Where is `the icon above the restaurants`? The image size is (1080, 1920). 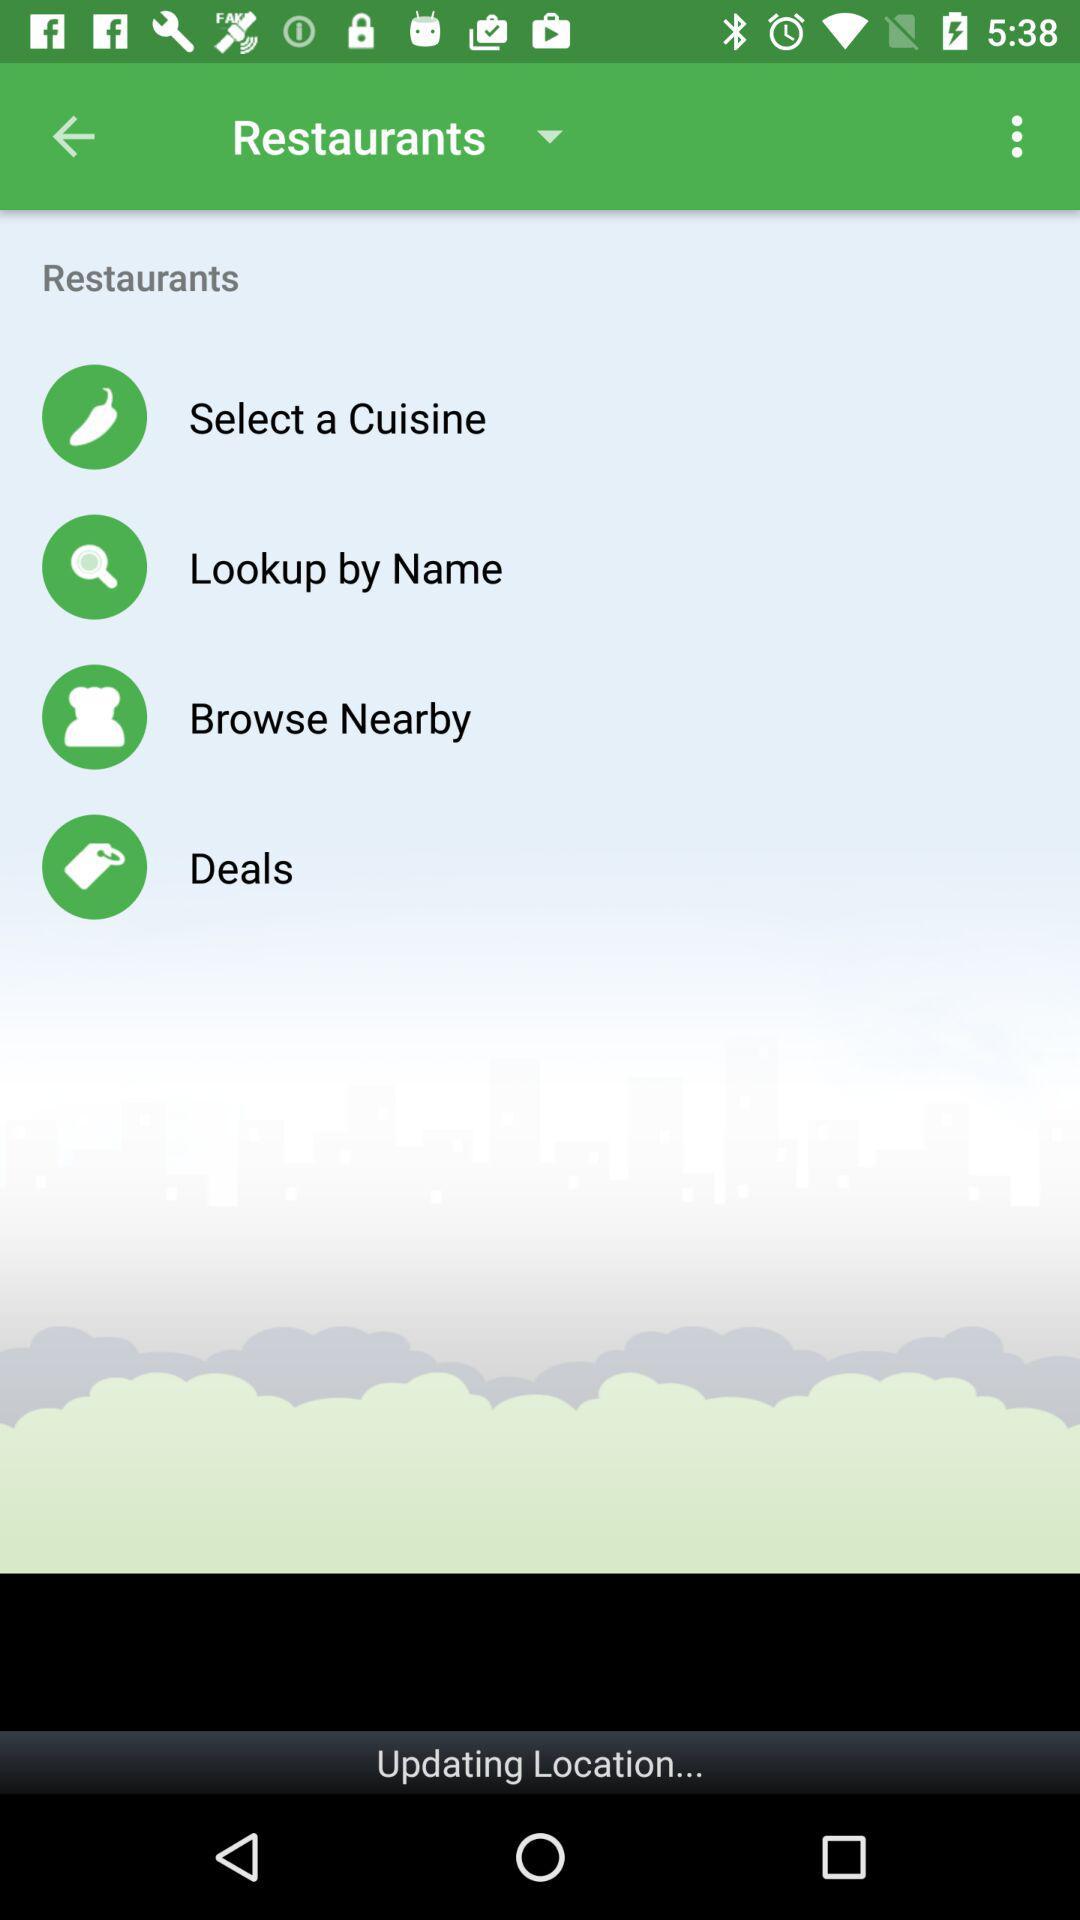
the icon above the restaurants is located at coordinates (72, 135).